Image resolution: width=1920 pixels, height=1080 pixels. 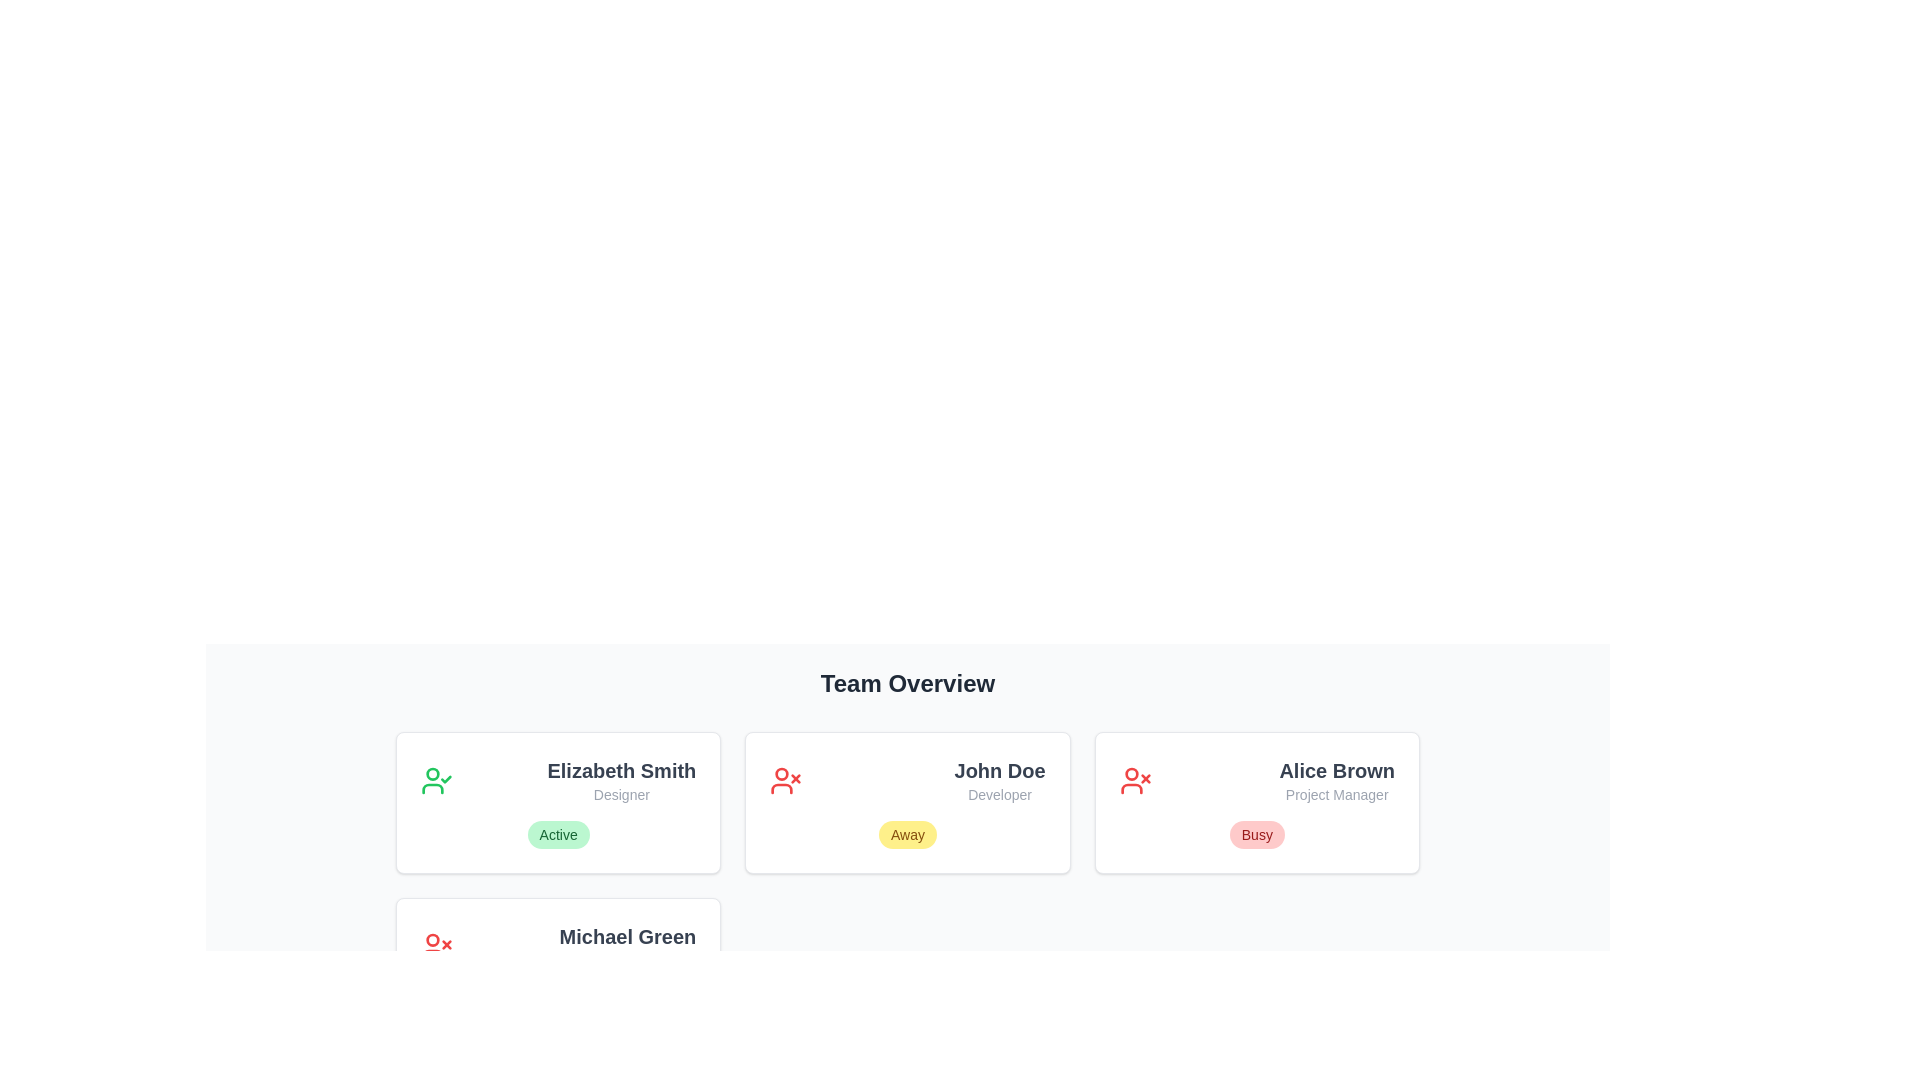 I want to click on the Text label that identifies the profile or user, located at the bottom-left section of the interface, so click(x=627, y=937).